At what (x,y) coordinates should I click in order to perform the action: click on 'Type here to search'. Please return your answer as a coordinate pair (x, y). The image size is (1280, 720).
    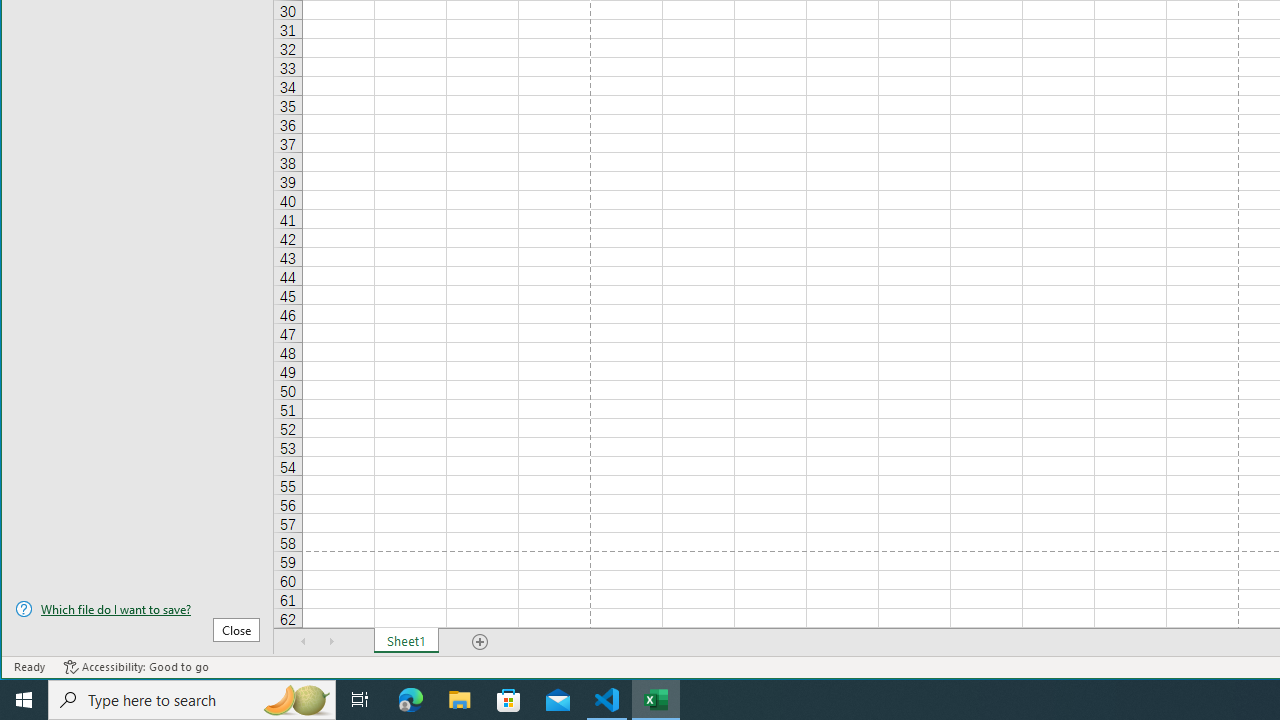
    Looking at the image, I should click on (192, 698).